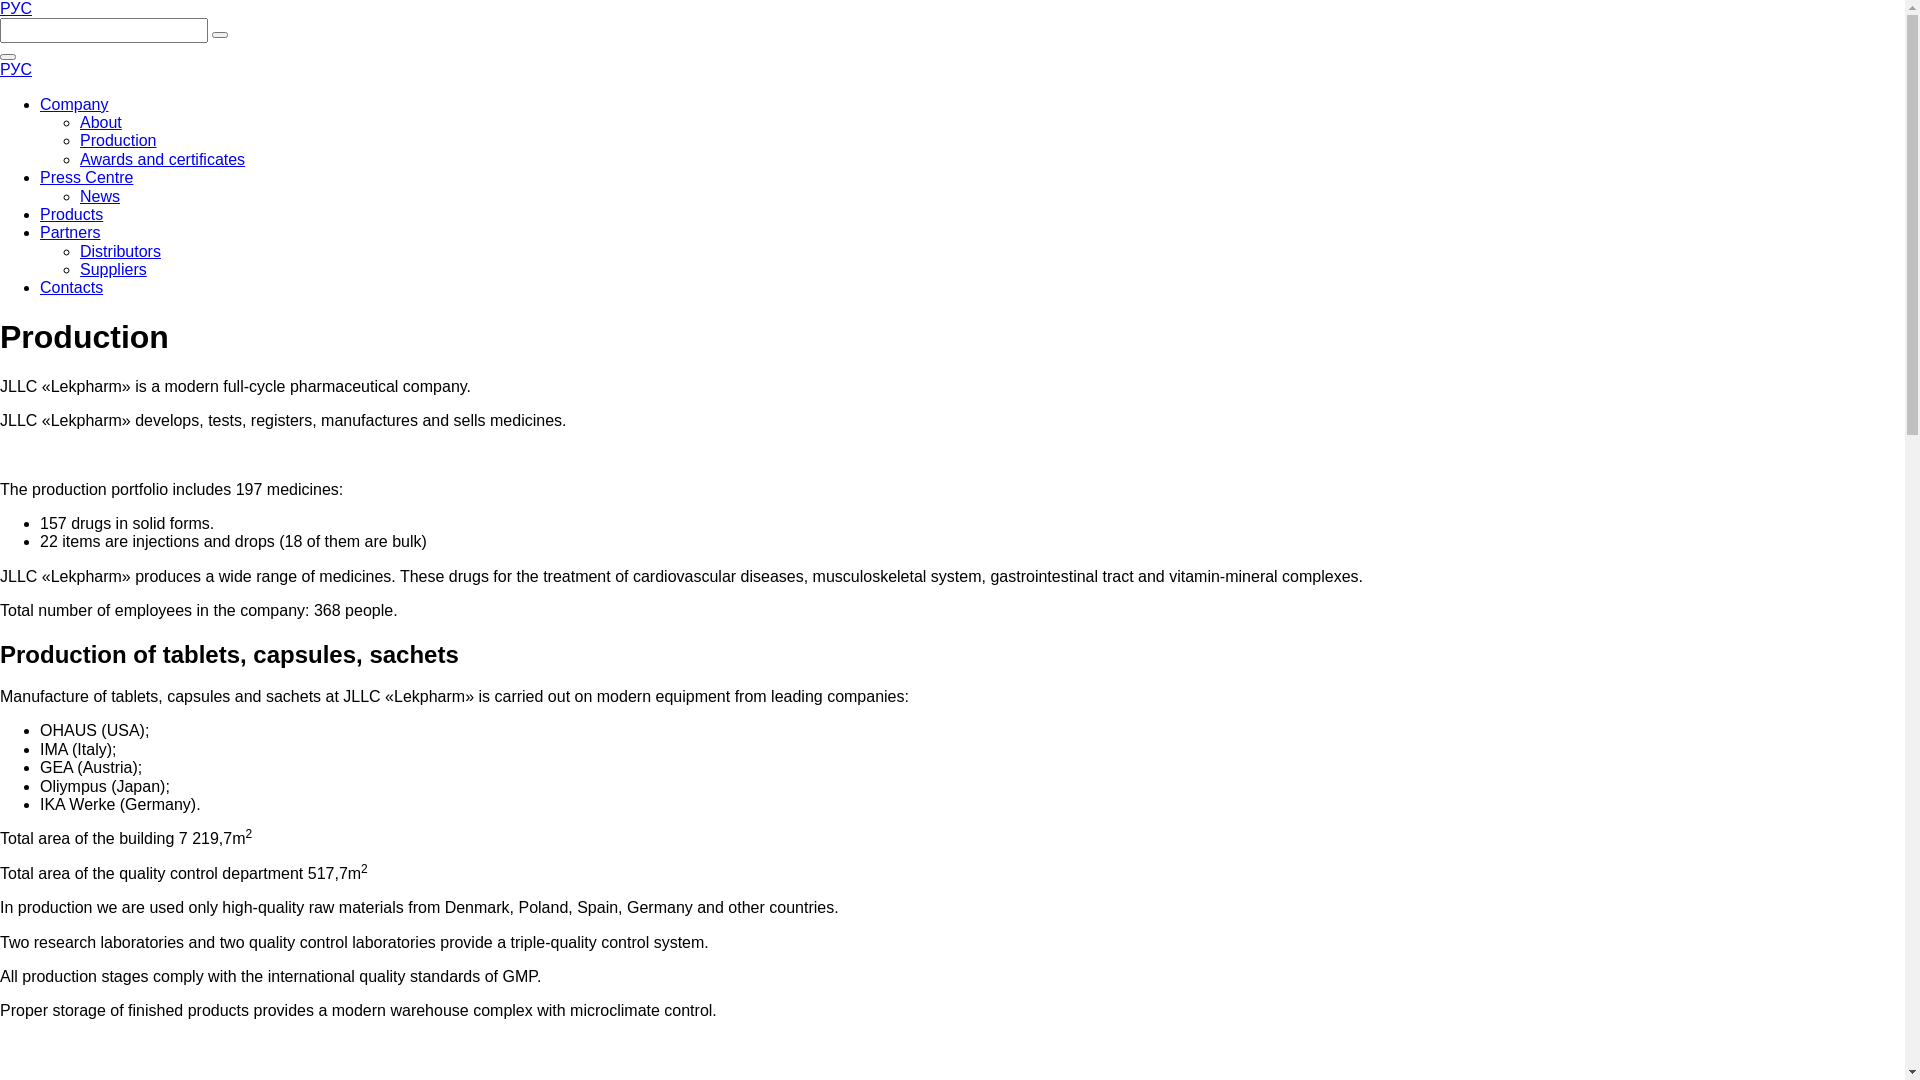 The image size is (1920, 1080). I want to click on 'Awards and certificates', so click(162, 158).